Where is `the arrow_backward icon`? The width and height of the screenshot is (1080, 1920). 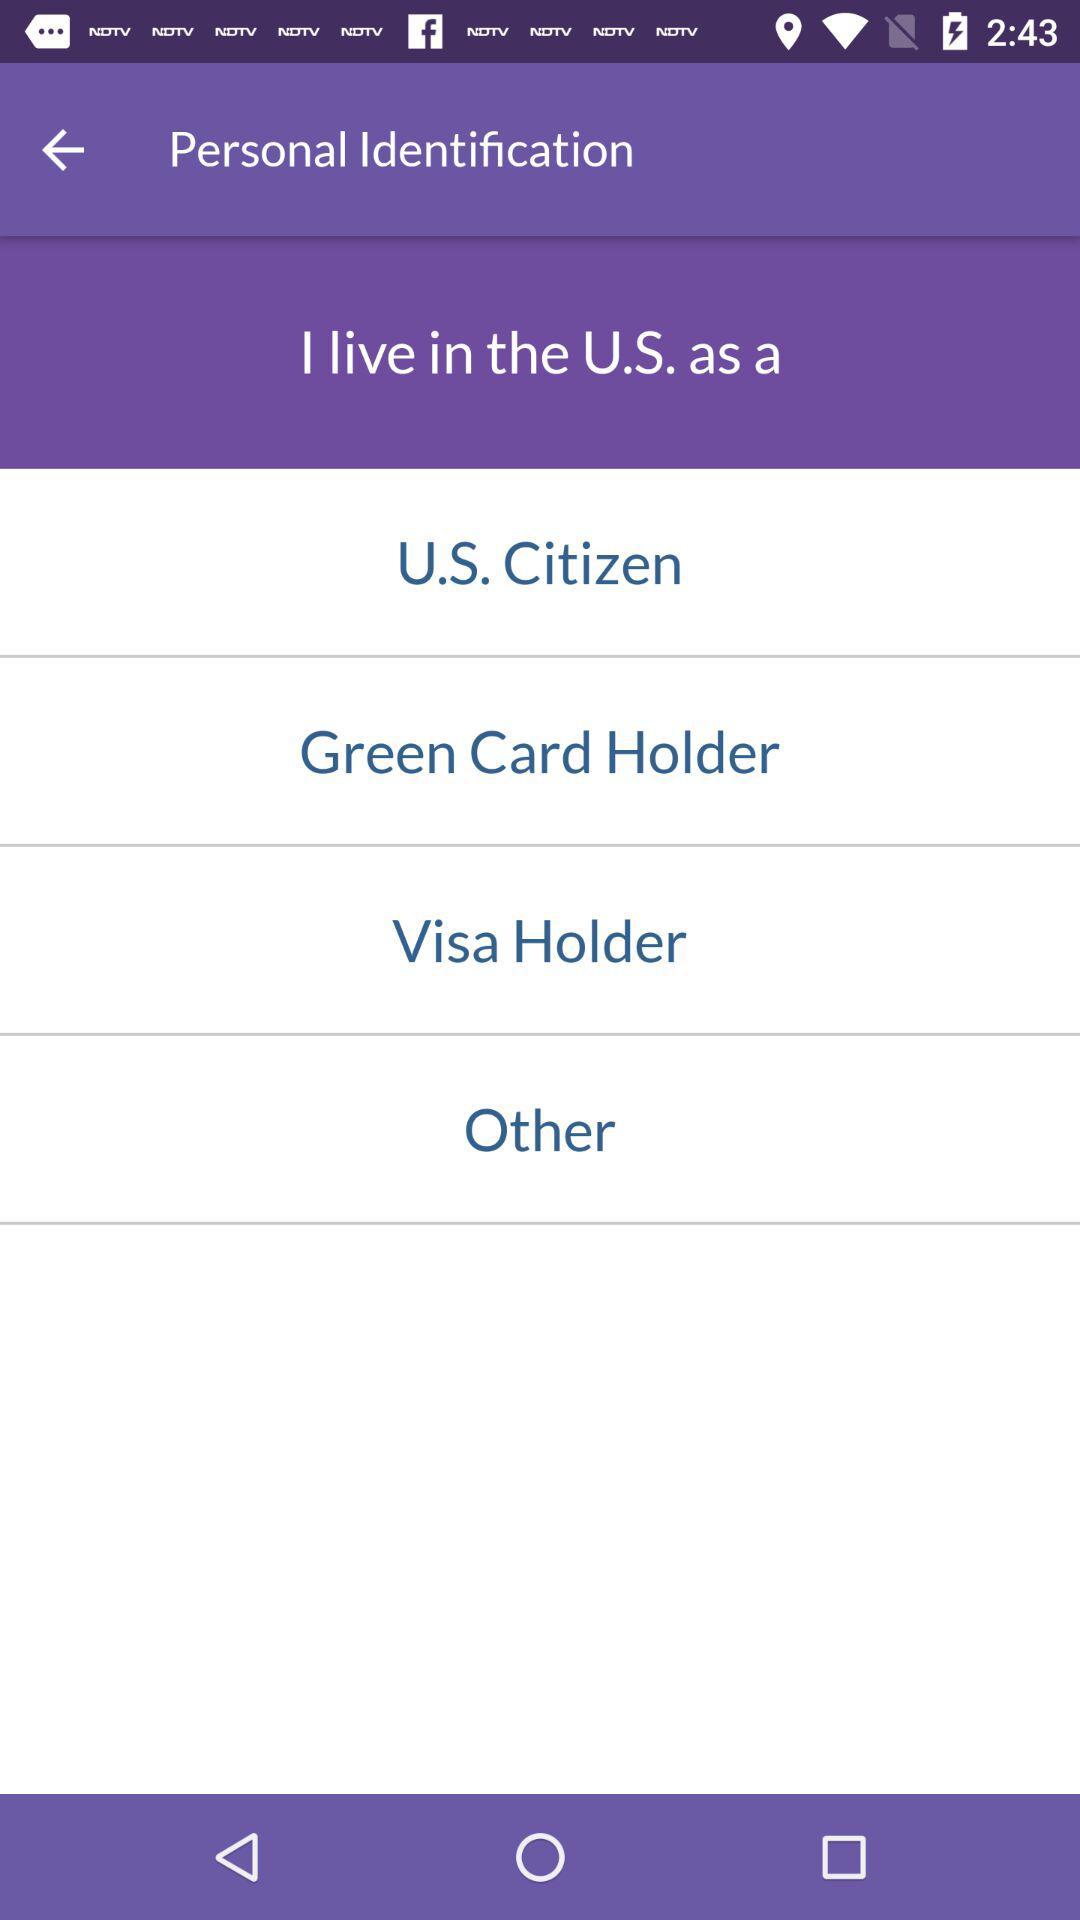 the arrow_backward icon is located at coordinates (61, 148).